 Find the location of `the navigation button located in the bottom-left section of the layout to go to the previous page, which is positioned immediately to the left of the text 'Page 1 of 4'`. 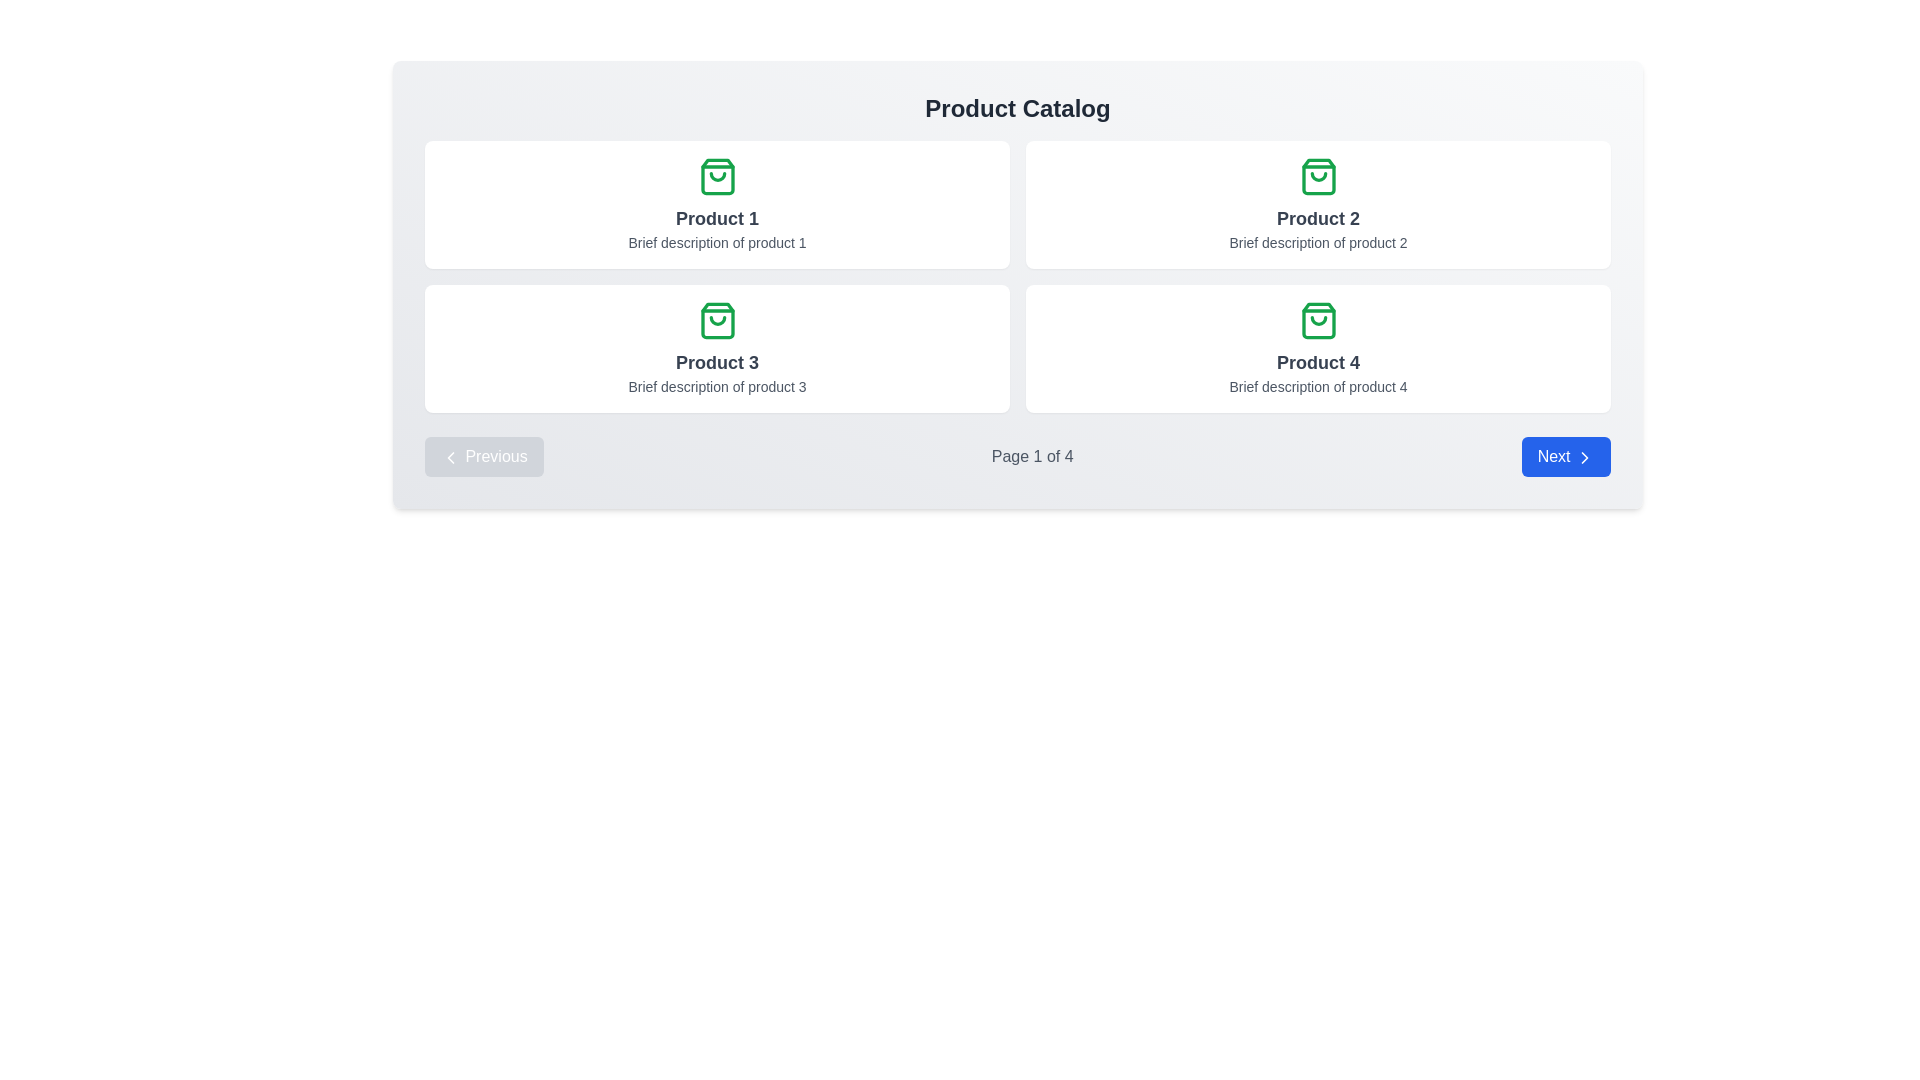

the navigation button located in the bottom-left section of the layout to go to the previous page, which is positioned immediately to the left of the text 'Page 1 of 4' is located at coordinates (484, 456).